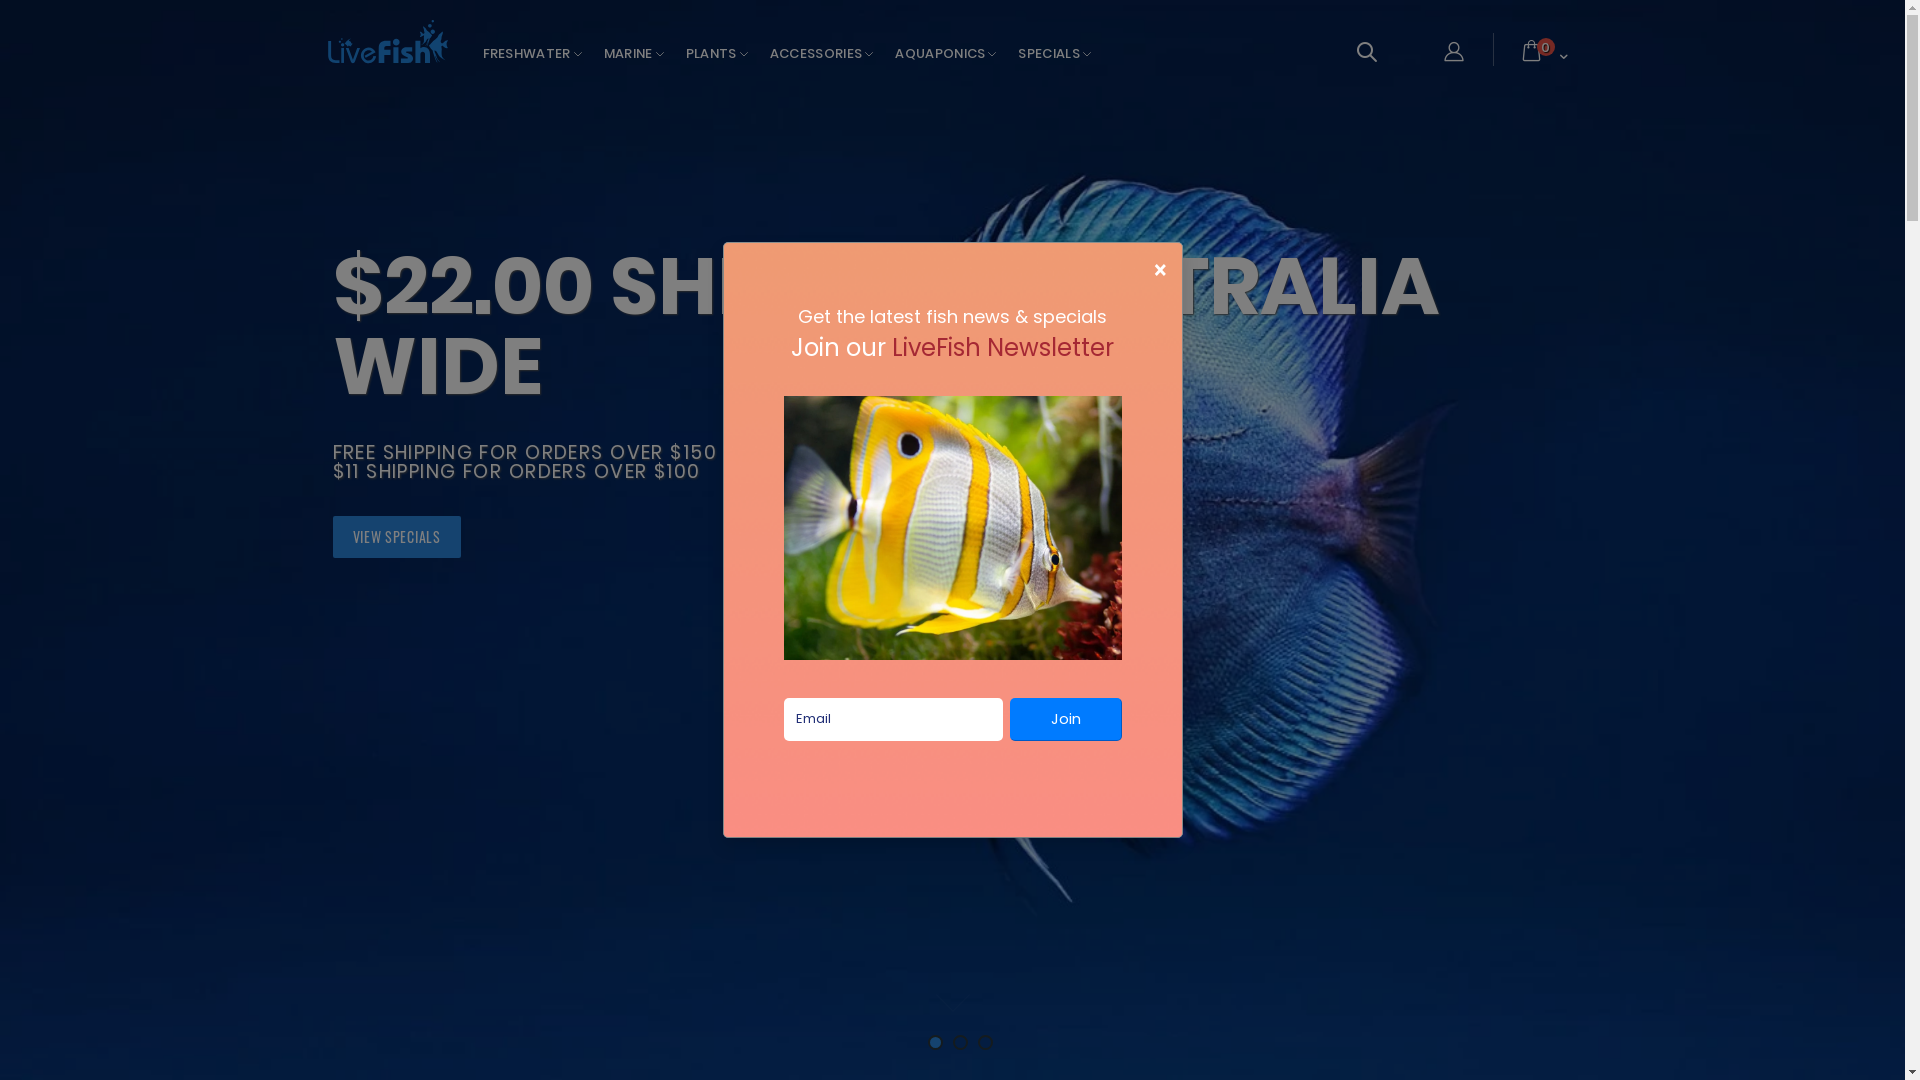  What do you see at coordinates (528, 53) in the screenshot?
I see `'FRESHWATER'` at bounding box center [528, 53].